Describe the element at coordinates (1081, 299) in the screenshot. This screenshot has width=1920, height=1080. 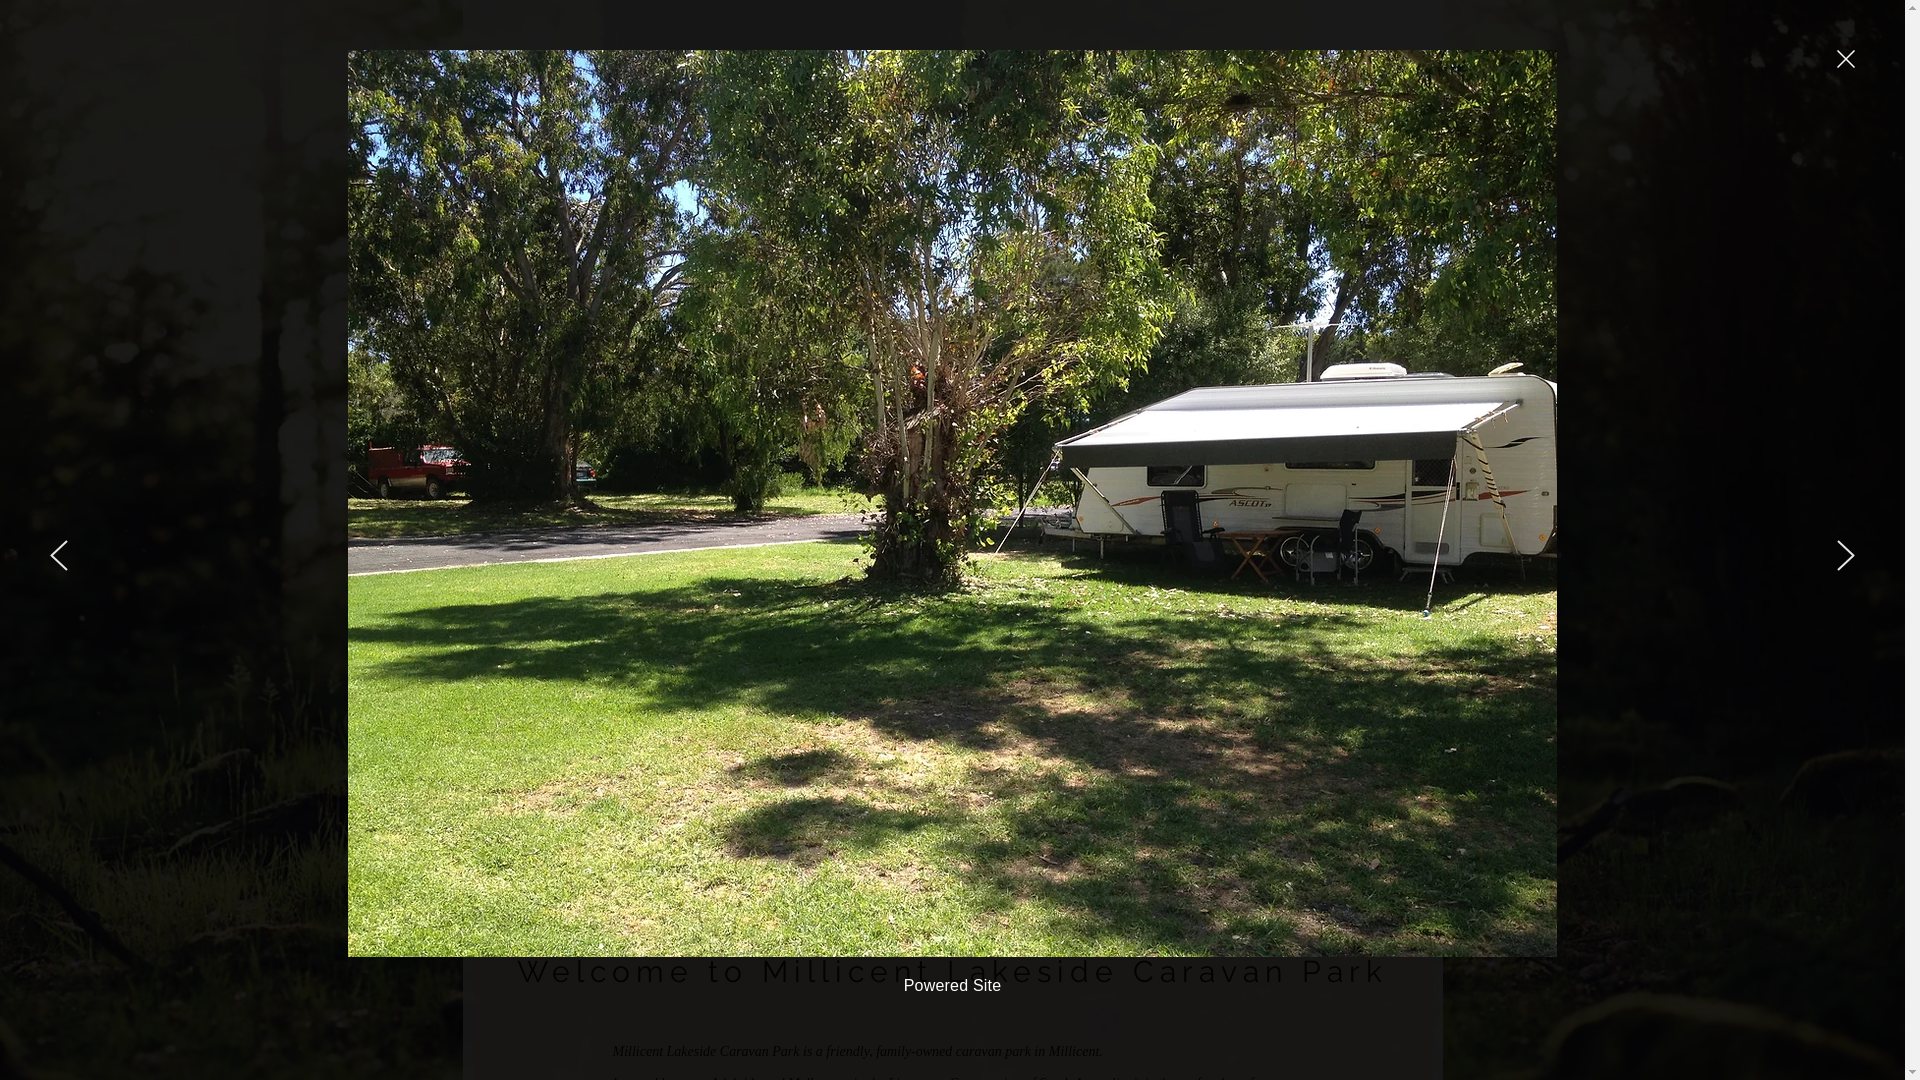
I see `'ACCOMMODATION'` at that location.